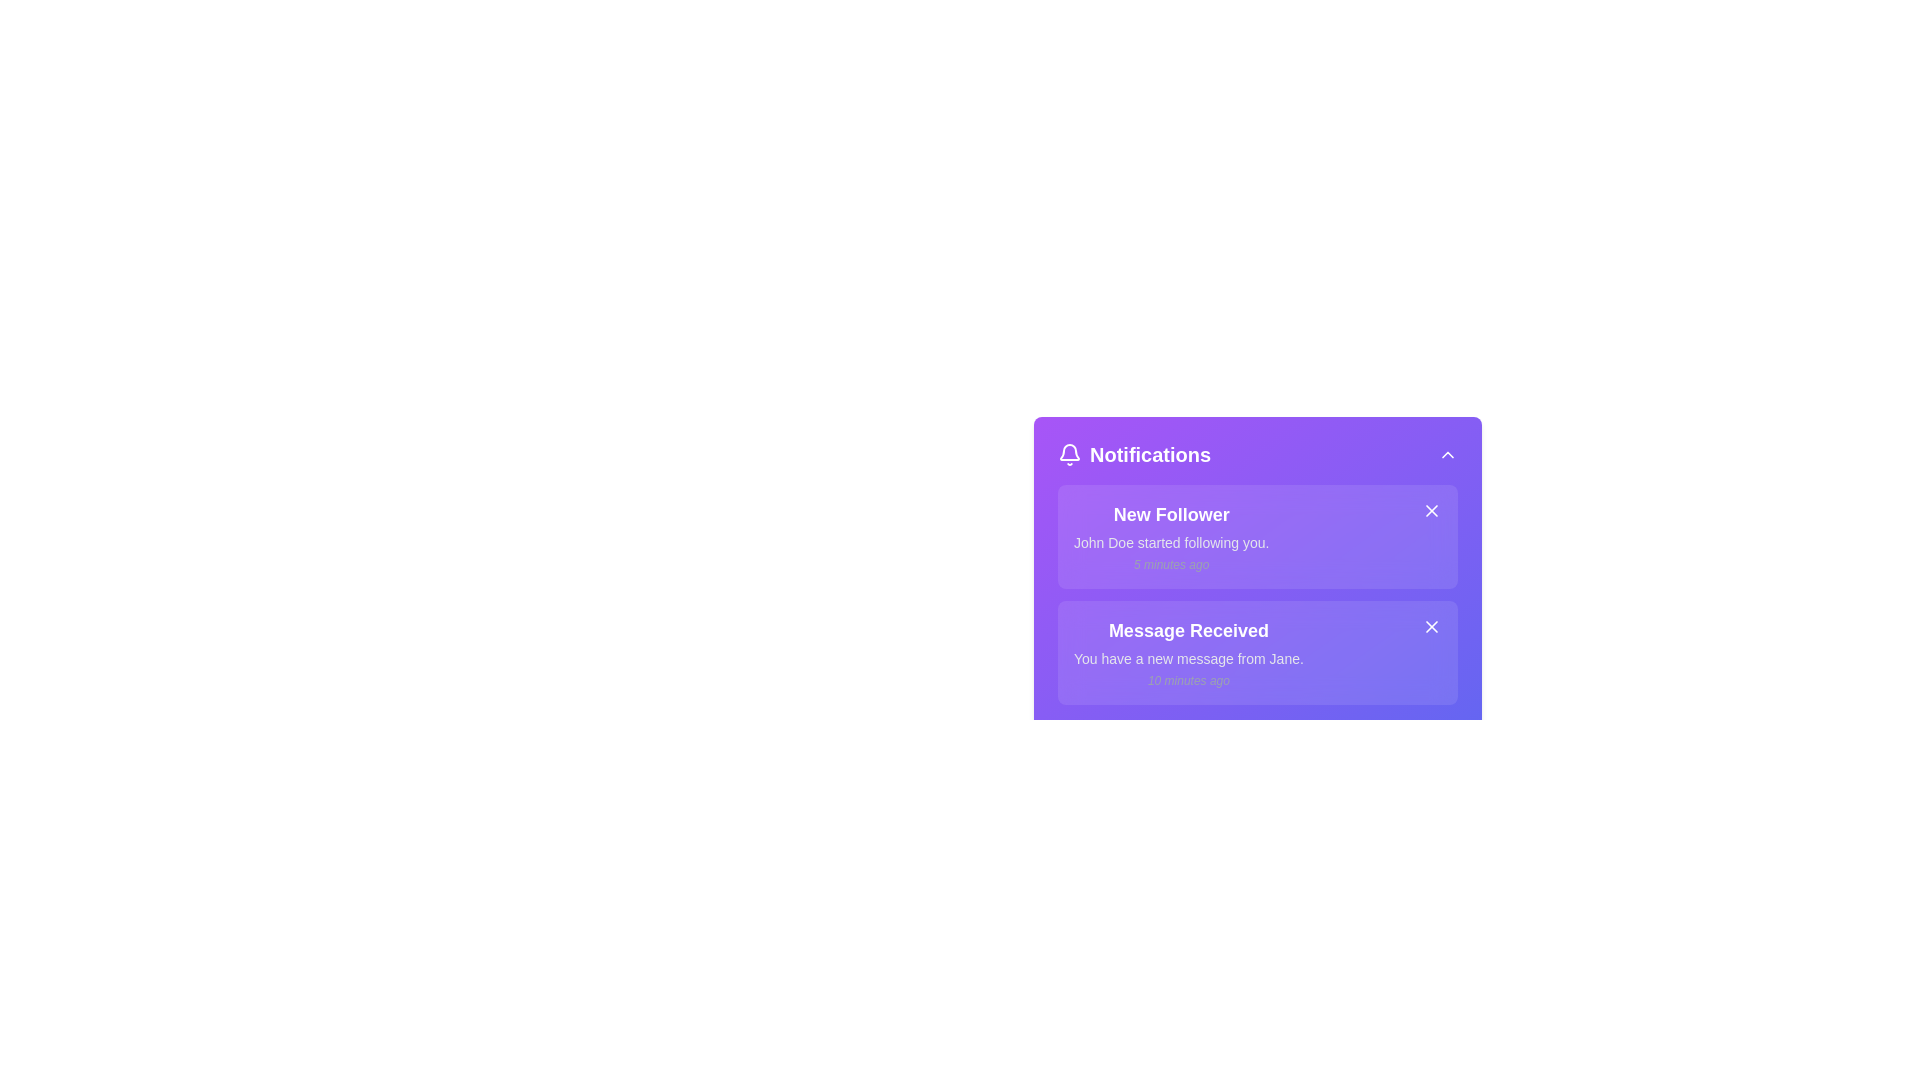  Describe the element at coordinates (1256, 578) in the screenshot. I see `the Notification Card that displays notification information including a title, a brief description, and the time of the notification, located centrally in the viewport` at that location.